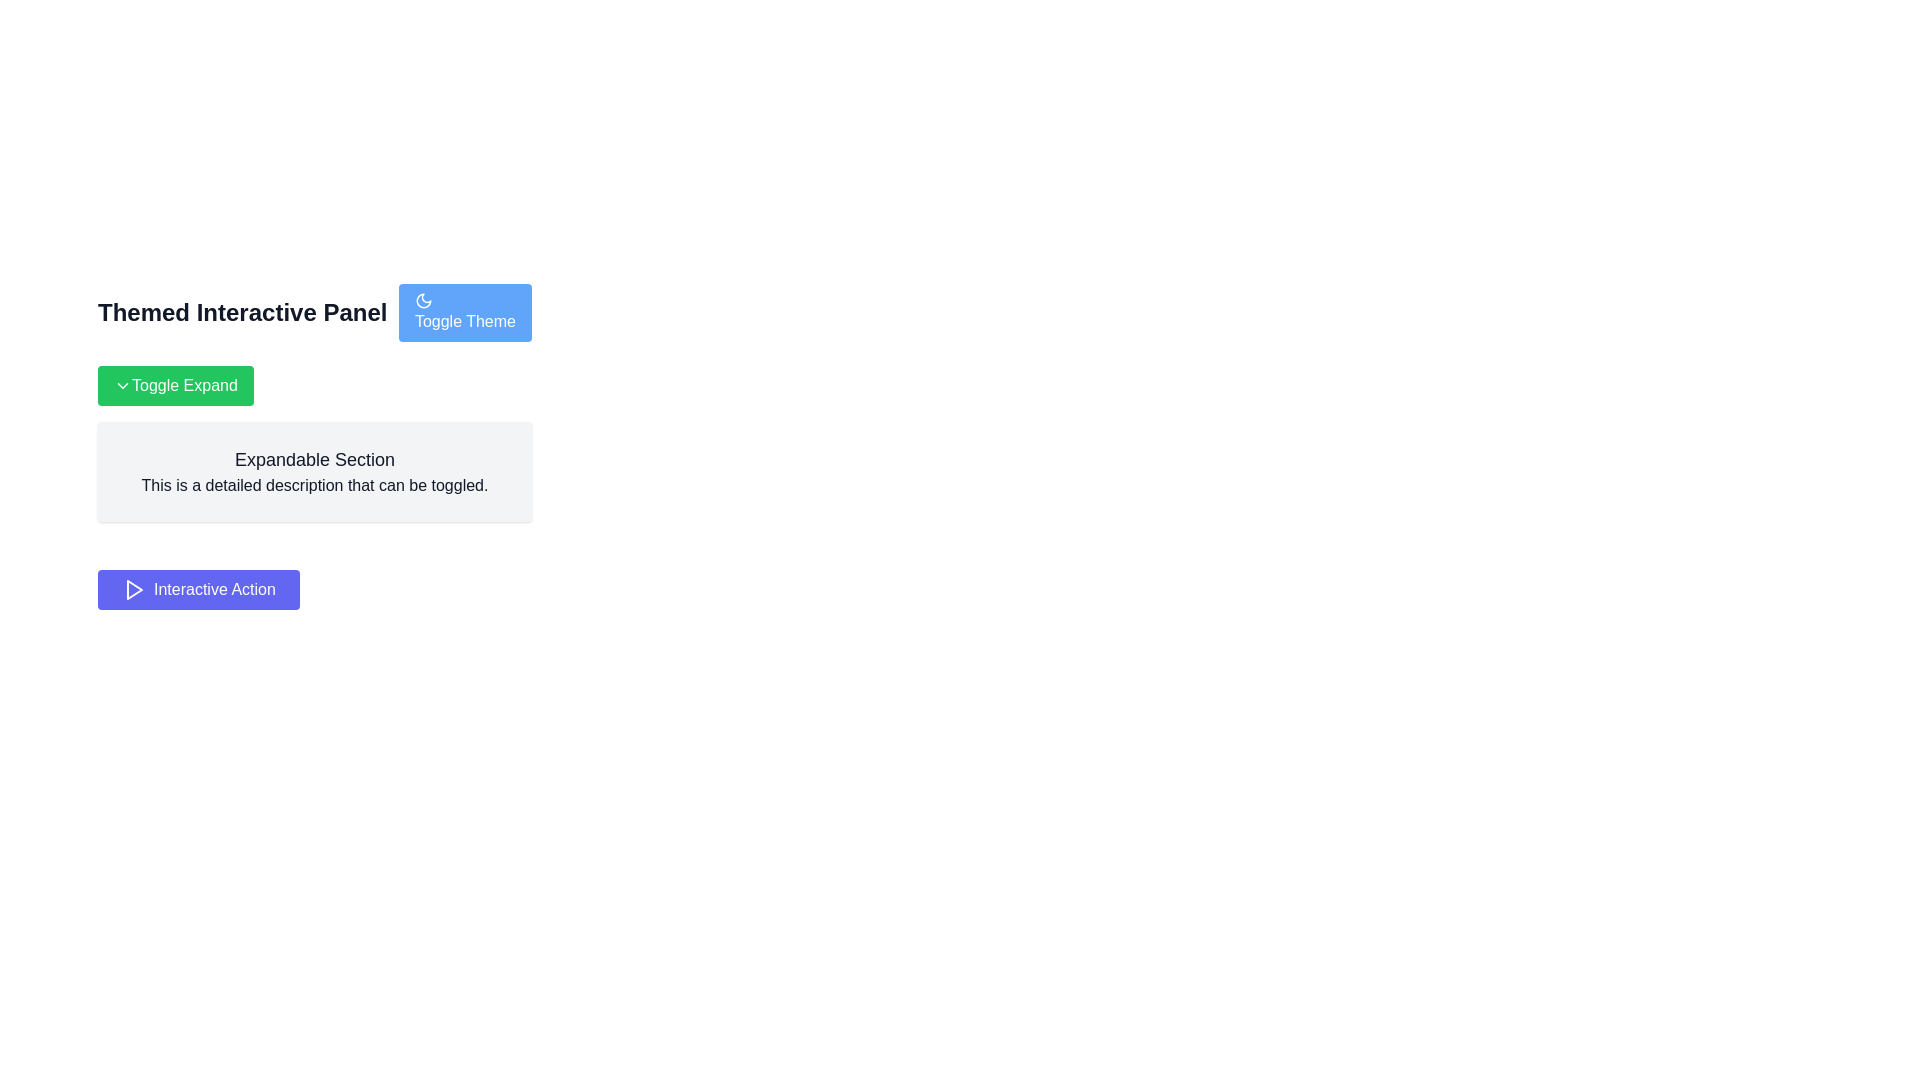 Image resolution: width=1920 pixels, height=1080 pixels. Describe the element at coordinates (133, 589) in the screenshot. I see `the play icon located inside the 'Interactive Action' button at the bottom of the interface` at that location.